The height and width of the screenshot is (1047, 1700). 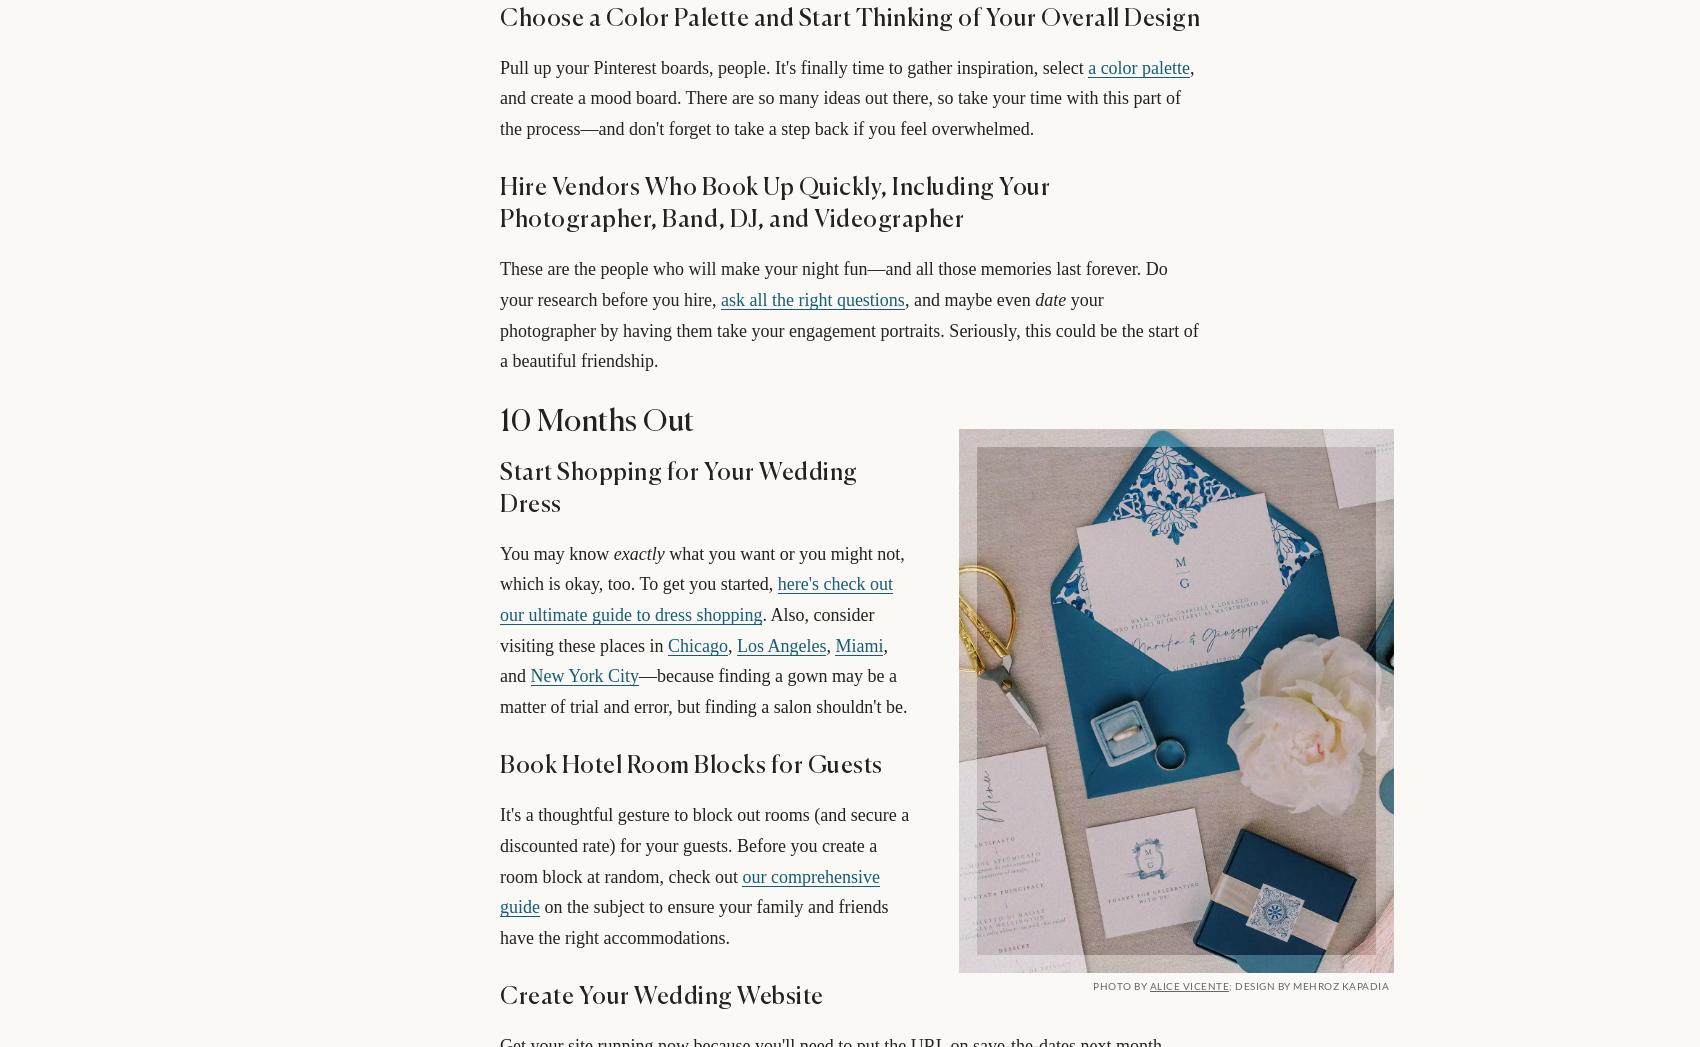 What do you see at coordinates (499, 284) in the screenshot?
I see `'These are the people who will make your night fun—and all those memories last forever. Do your research before you hire,'` at bounding box center [499, 284].